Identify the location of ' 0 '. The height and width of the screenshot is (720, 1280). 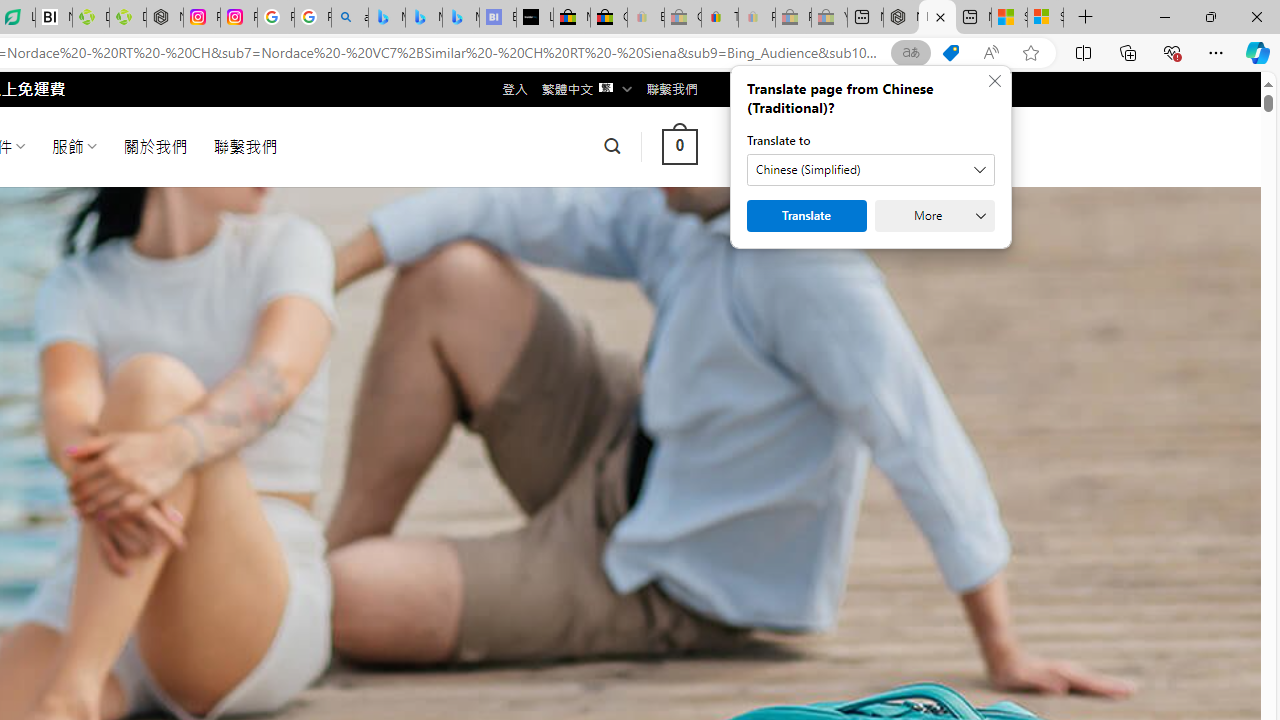
(679, 145).